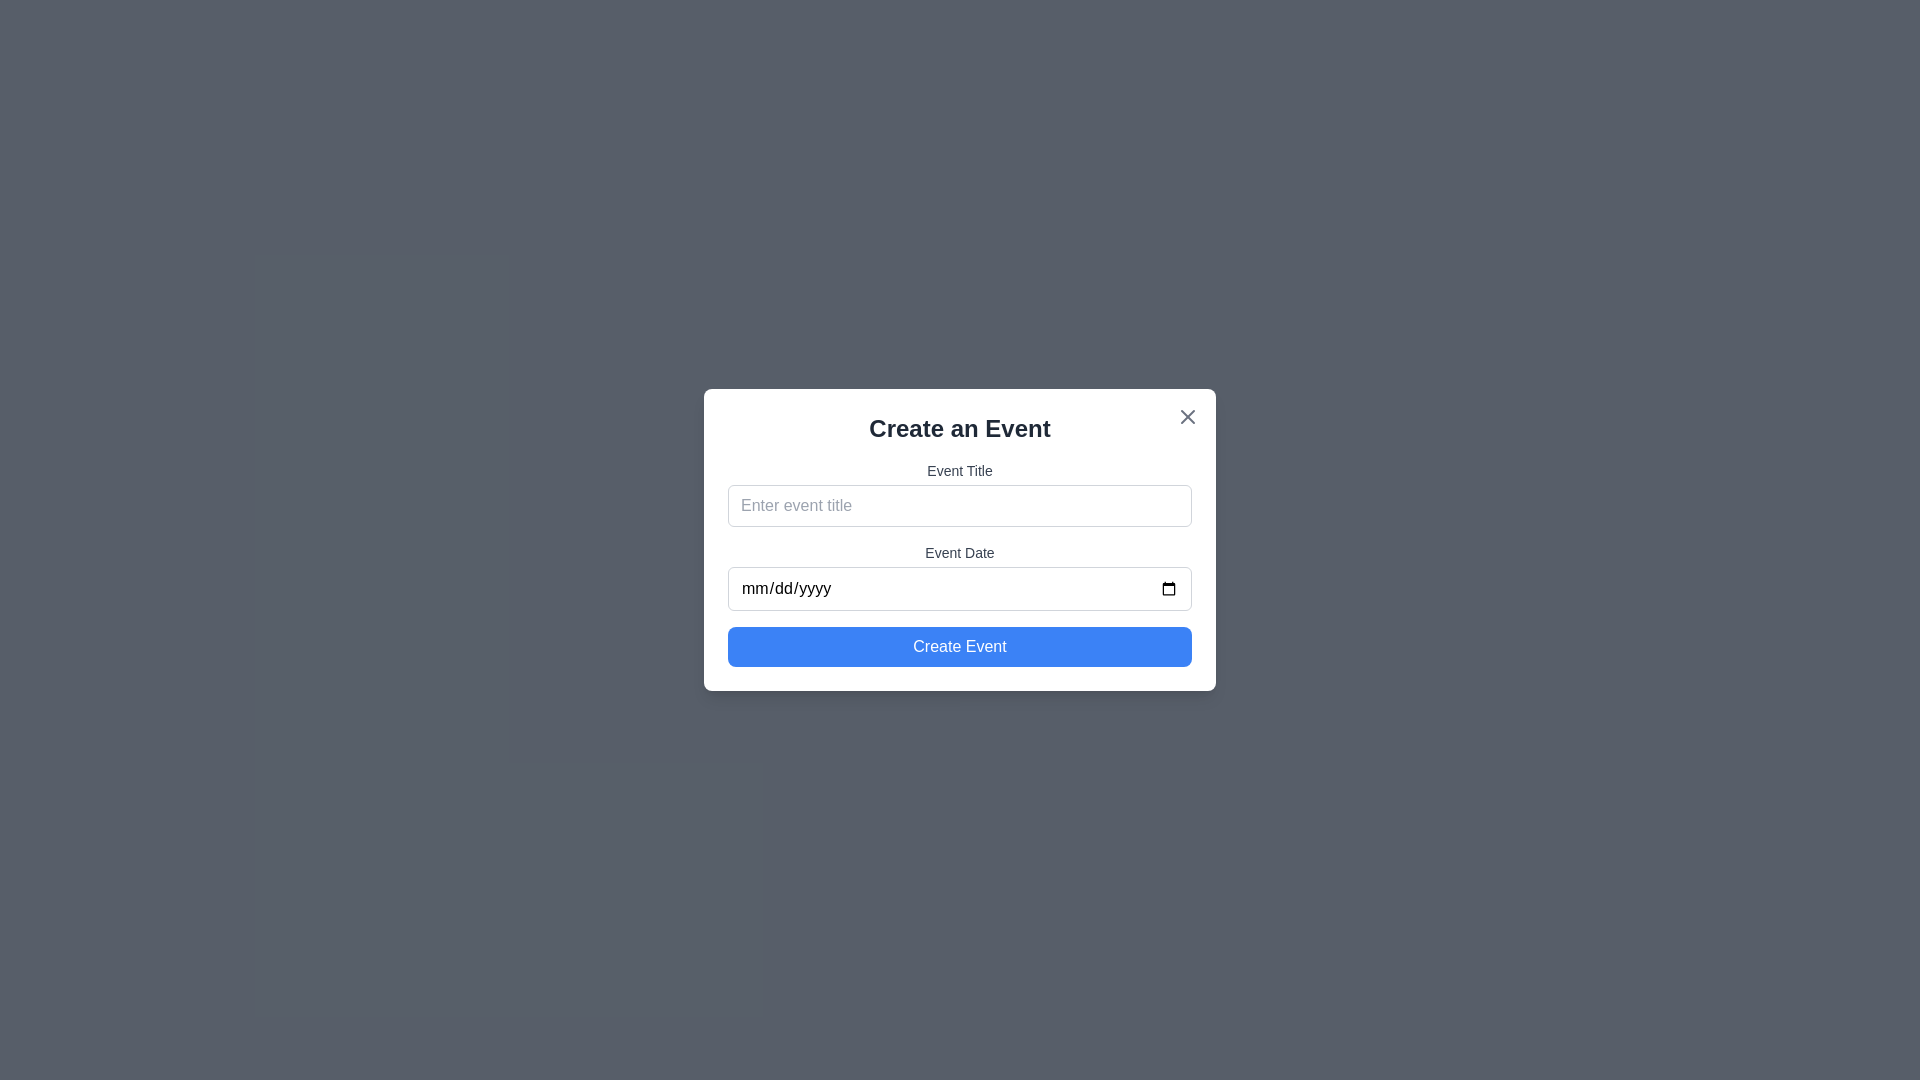 The height and width of the screenshot is (1080, 1920). What do you see at coordinates (960, 493) in the screenshot?
I see `the input box labeled 'Event Title' to focus on it for user input` at bounding box center [960, 493].